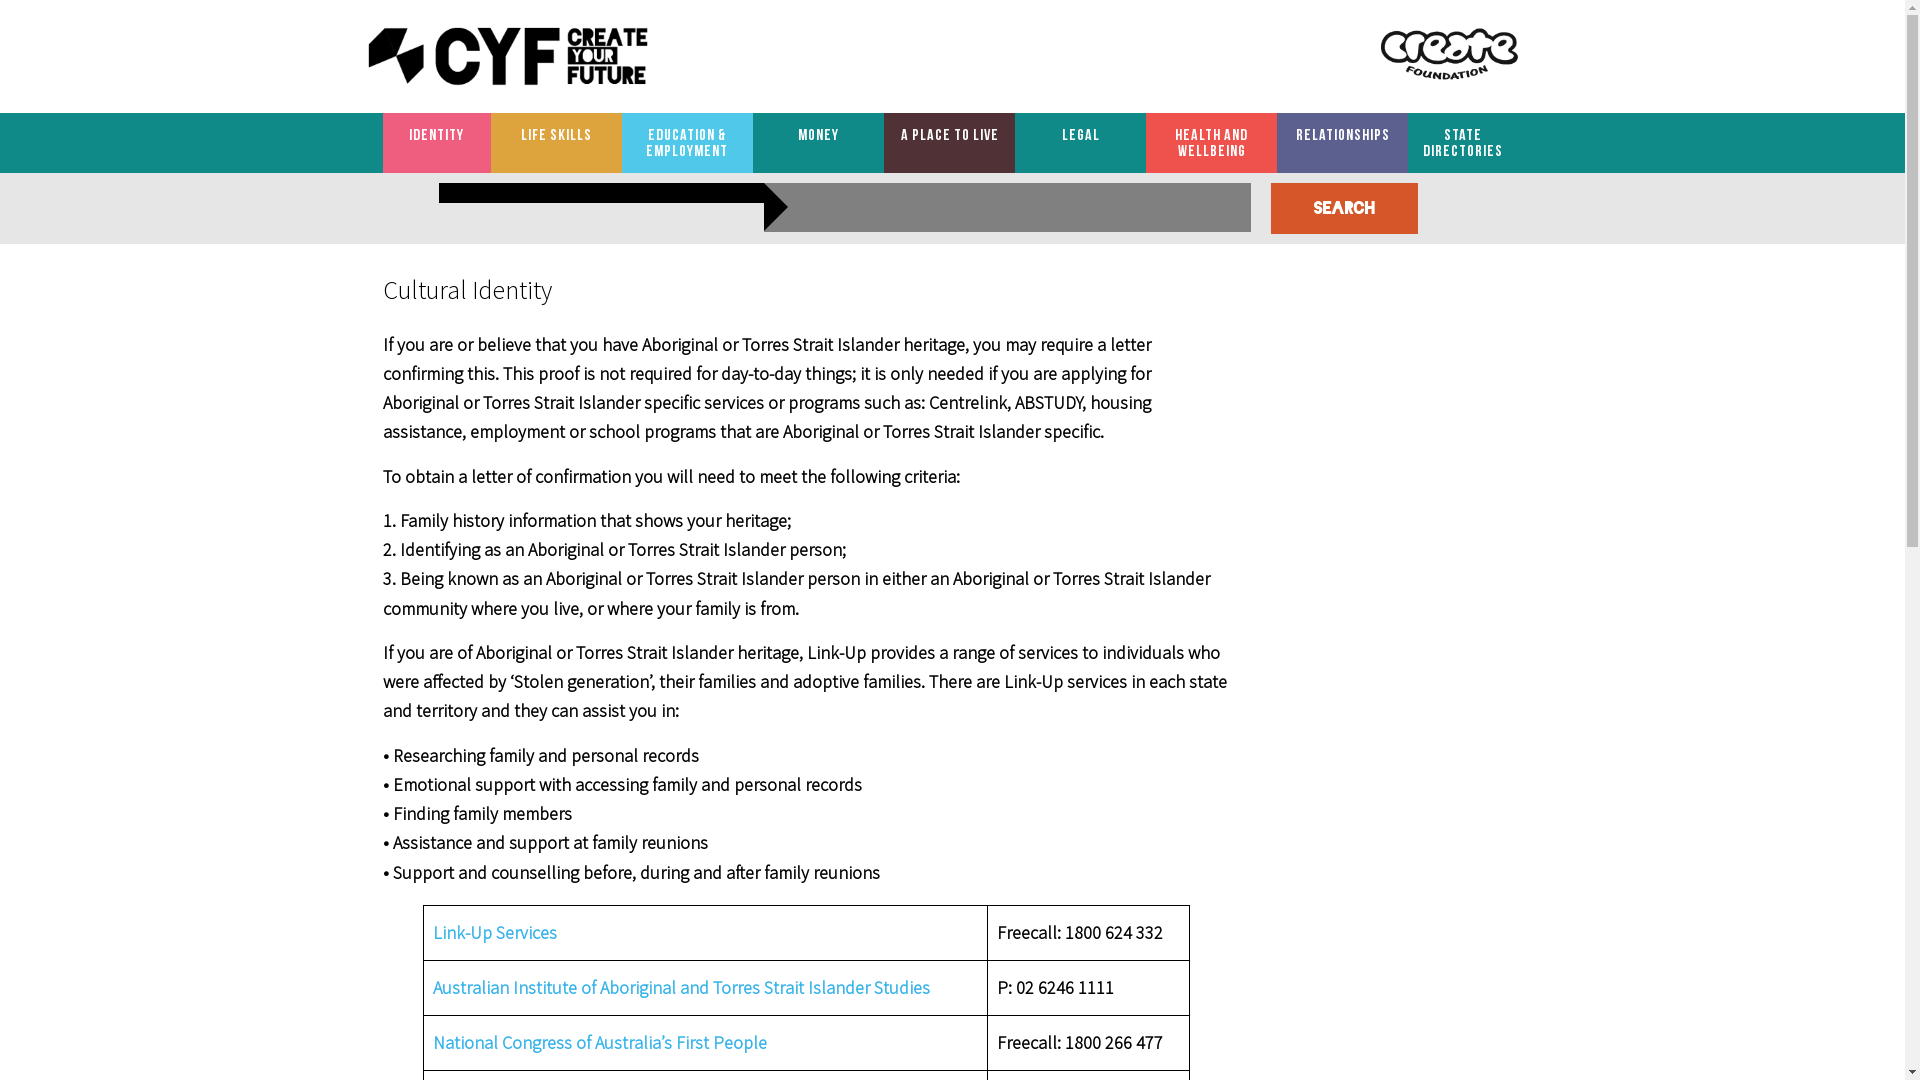 Image resolution: width=1920 pixels, height=1080 pixels. Describe the element at coordinates (1079, 135) in the screenshot. I see `'LEGAL'` at that location.